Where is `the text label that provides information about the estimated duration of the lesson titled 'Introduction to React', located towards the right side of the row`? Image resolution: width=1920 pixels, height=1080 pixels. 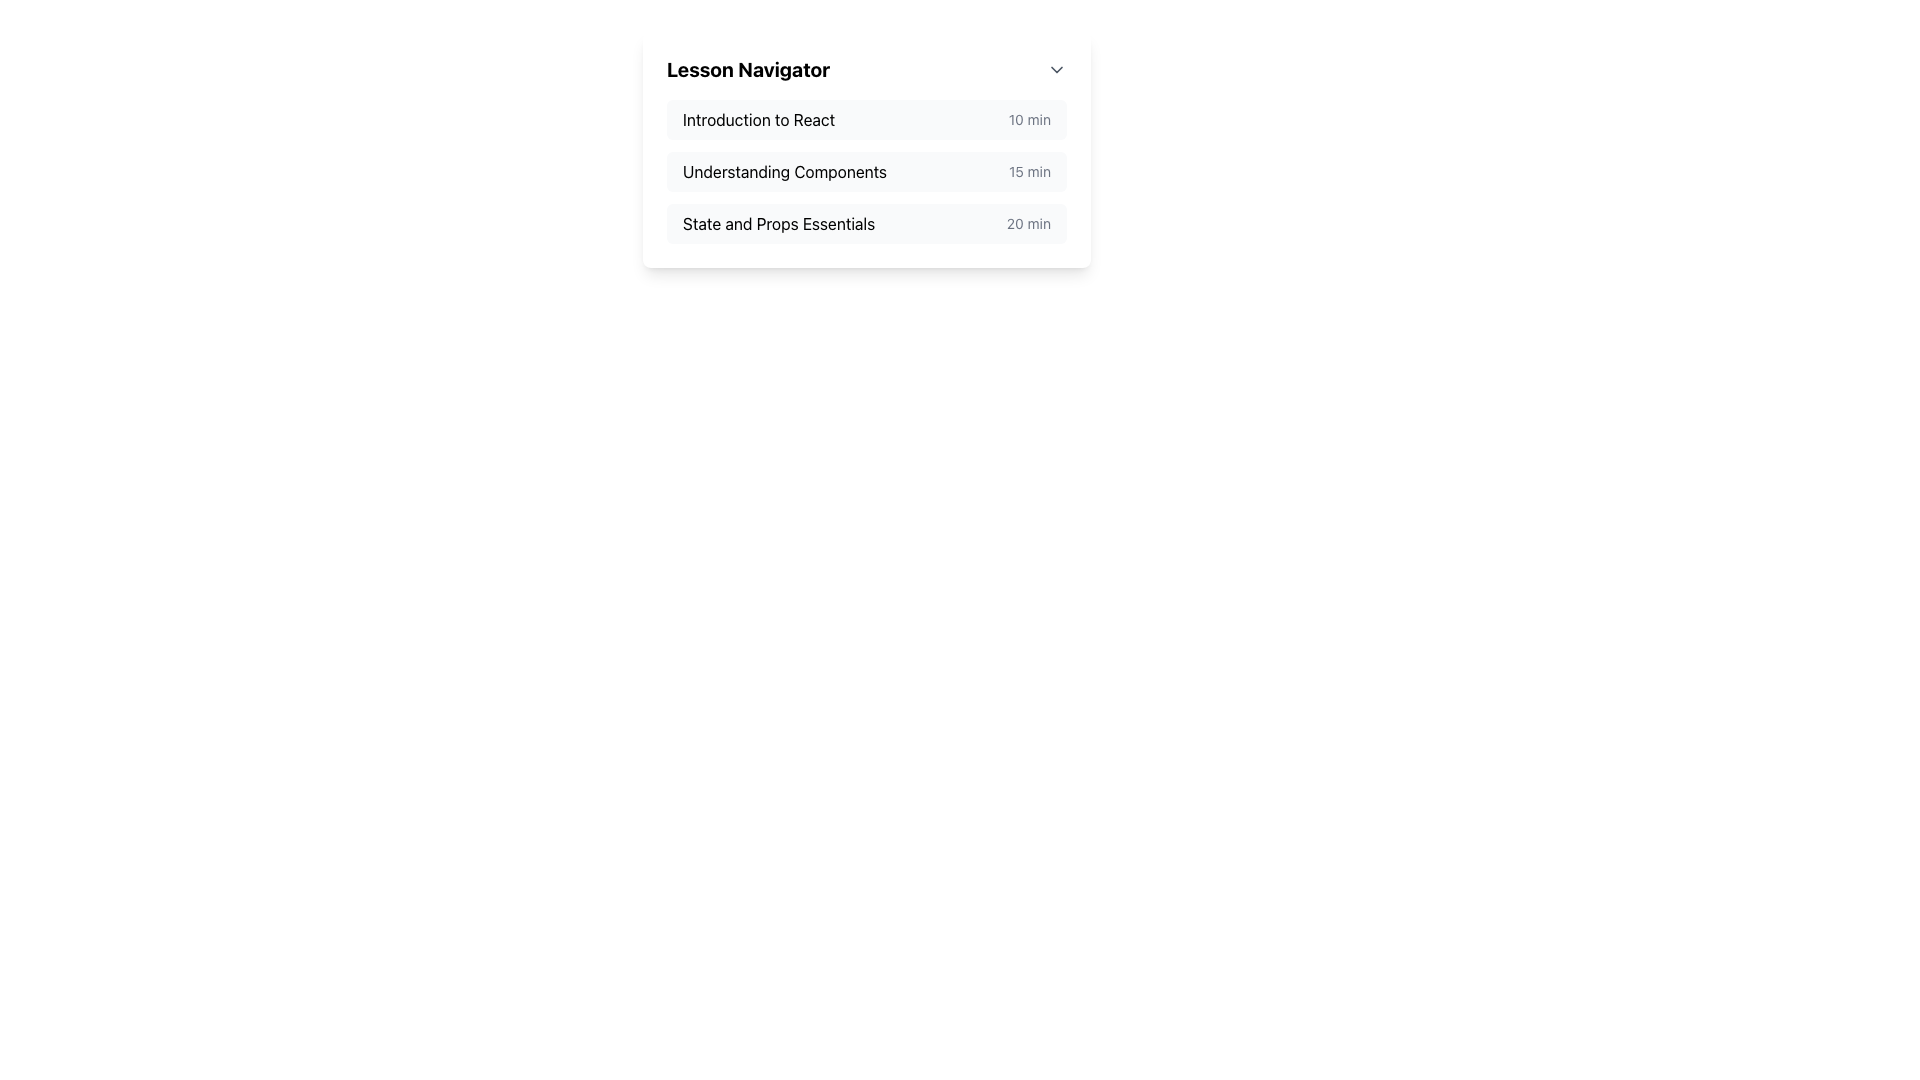 the text label that provides information about the estimated duration of the lesson titled 'Introduction to React', located towards the right side of the row is located at coordinates (1029, 119).